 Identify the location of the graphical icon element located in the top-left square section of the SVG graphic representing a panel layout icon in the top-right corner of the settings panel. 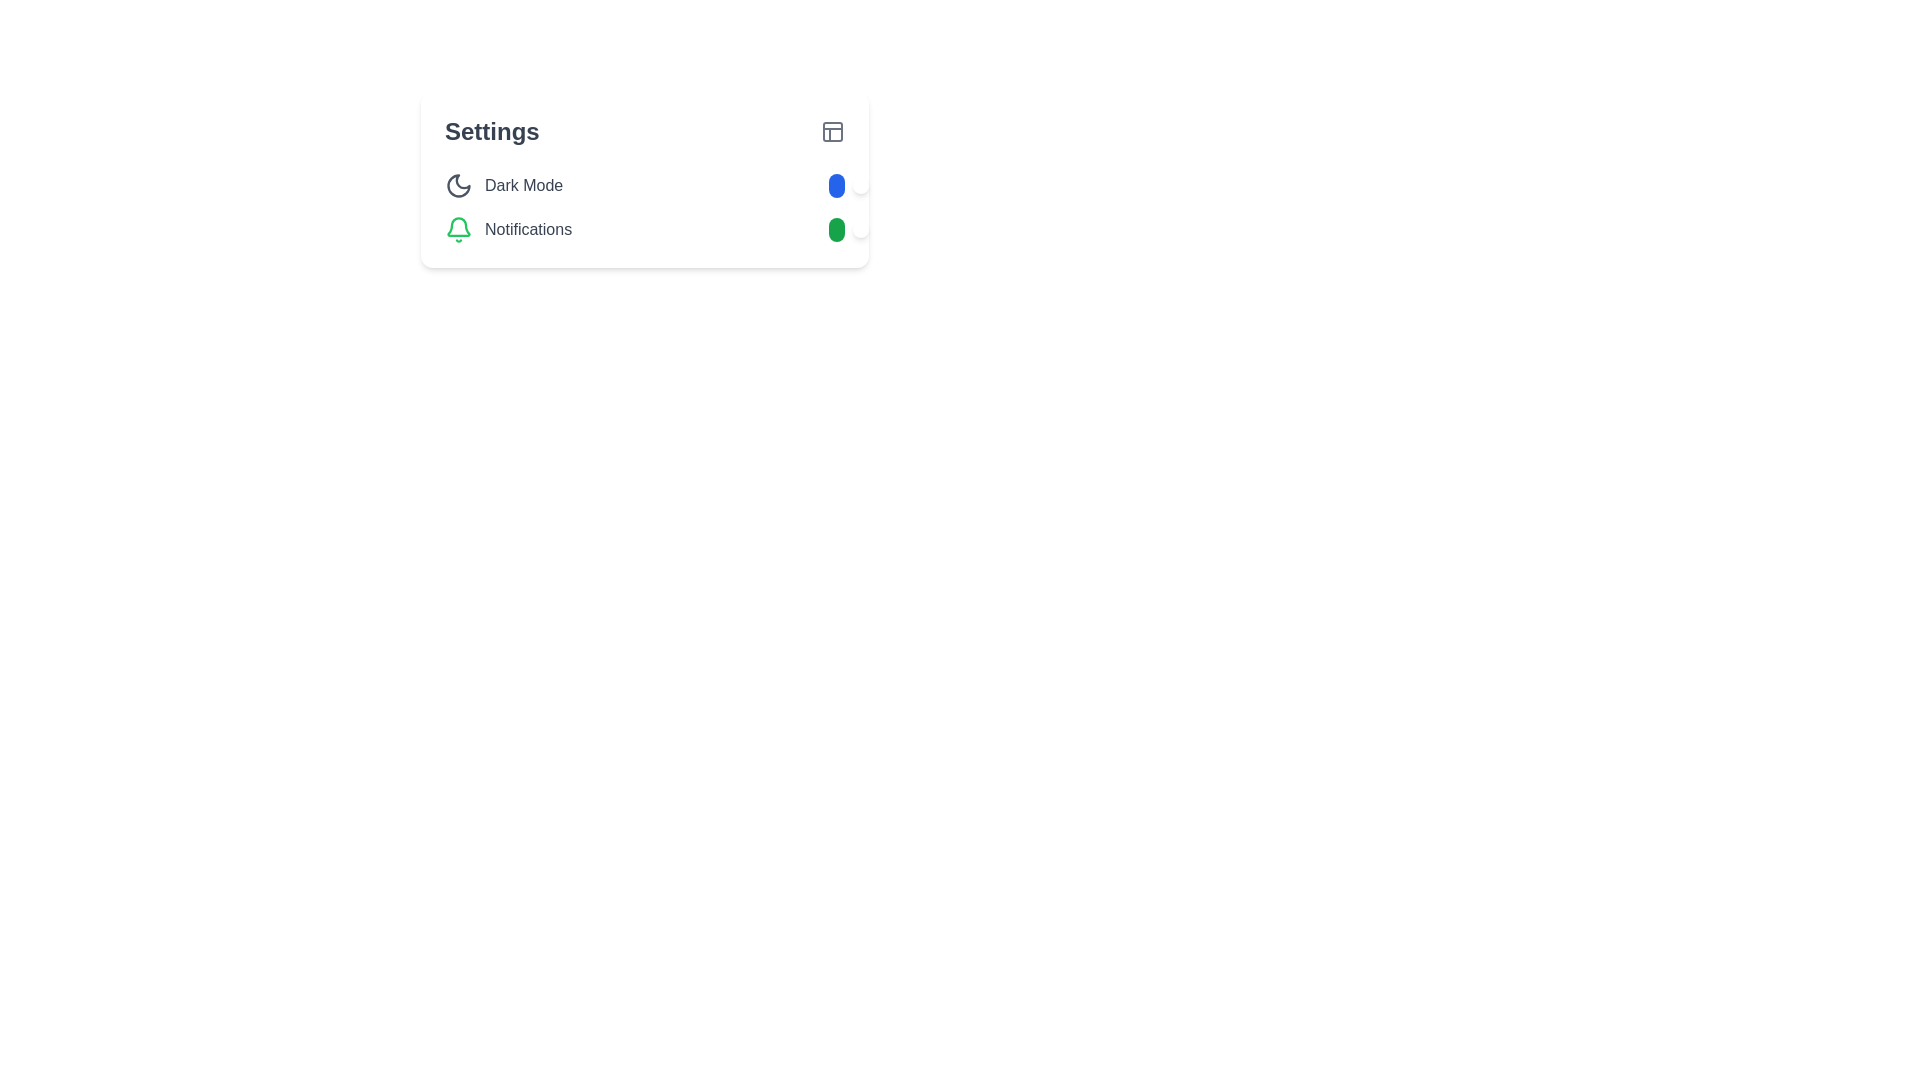
(833, 131).